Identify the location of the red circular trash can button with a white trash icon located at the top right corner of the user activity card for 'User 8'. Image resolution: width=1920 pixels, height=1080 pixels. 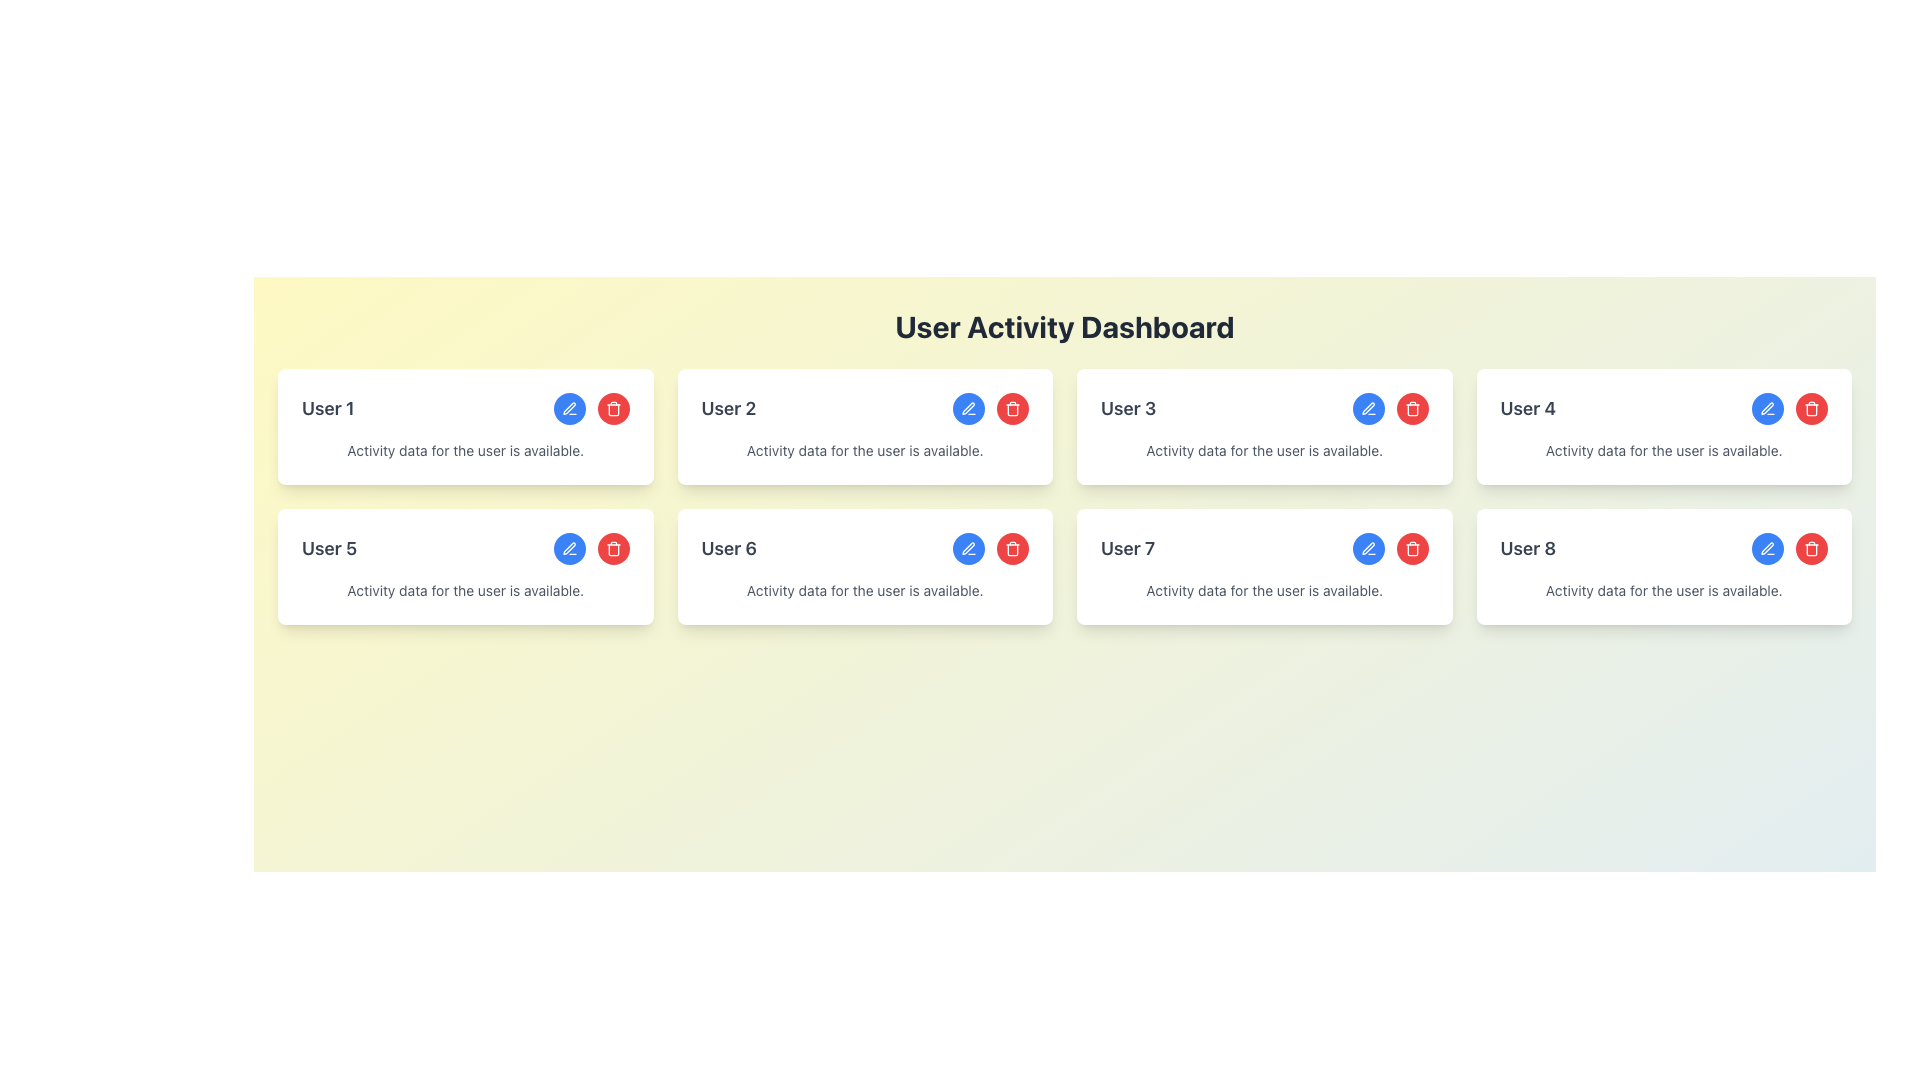
(1811, 548).